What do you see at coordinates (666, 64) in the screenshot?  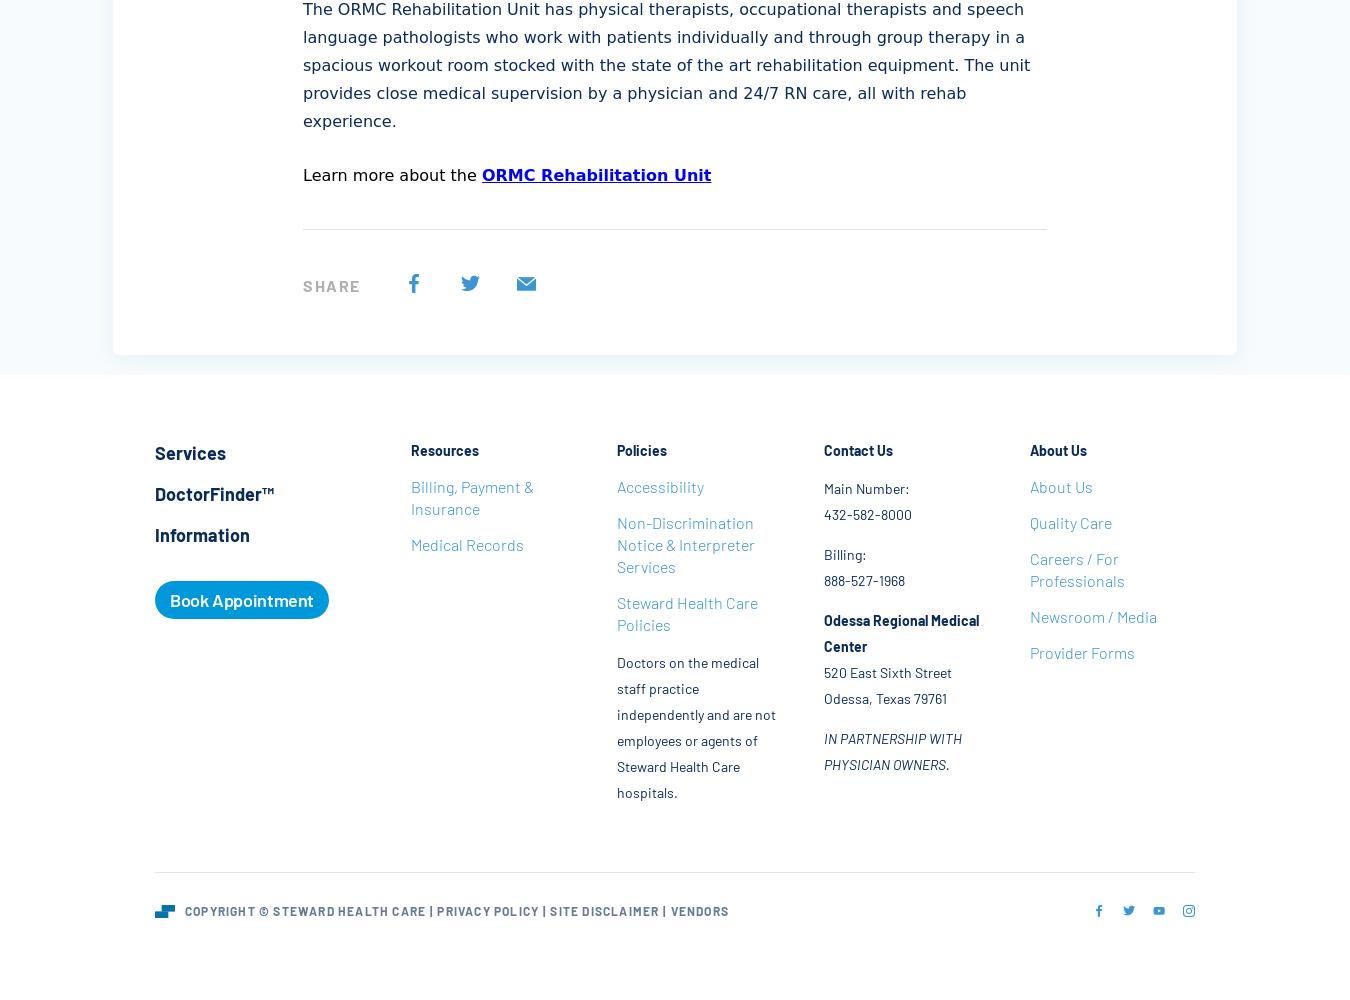 I see `'physical therapists, occupational therapists and speech language pathologists who work with patients individually and through group therapy in a spacious workout room stocked with the state of the art rehabilitation equipment. The unit provides close medical supervision by a physician and 24/7 RN care, all with rehab experience.'` at bounding box center [666, 64].